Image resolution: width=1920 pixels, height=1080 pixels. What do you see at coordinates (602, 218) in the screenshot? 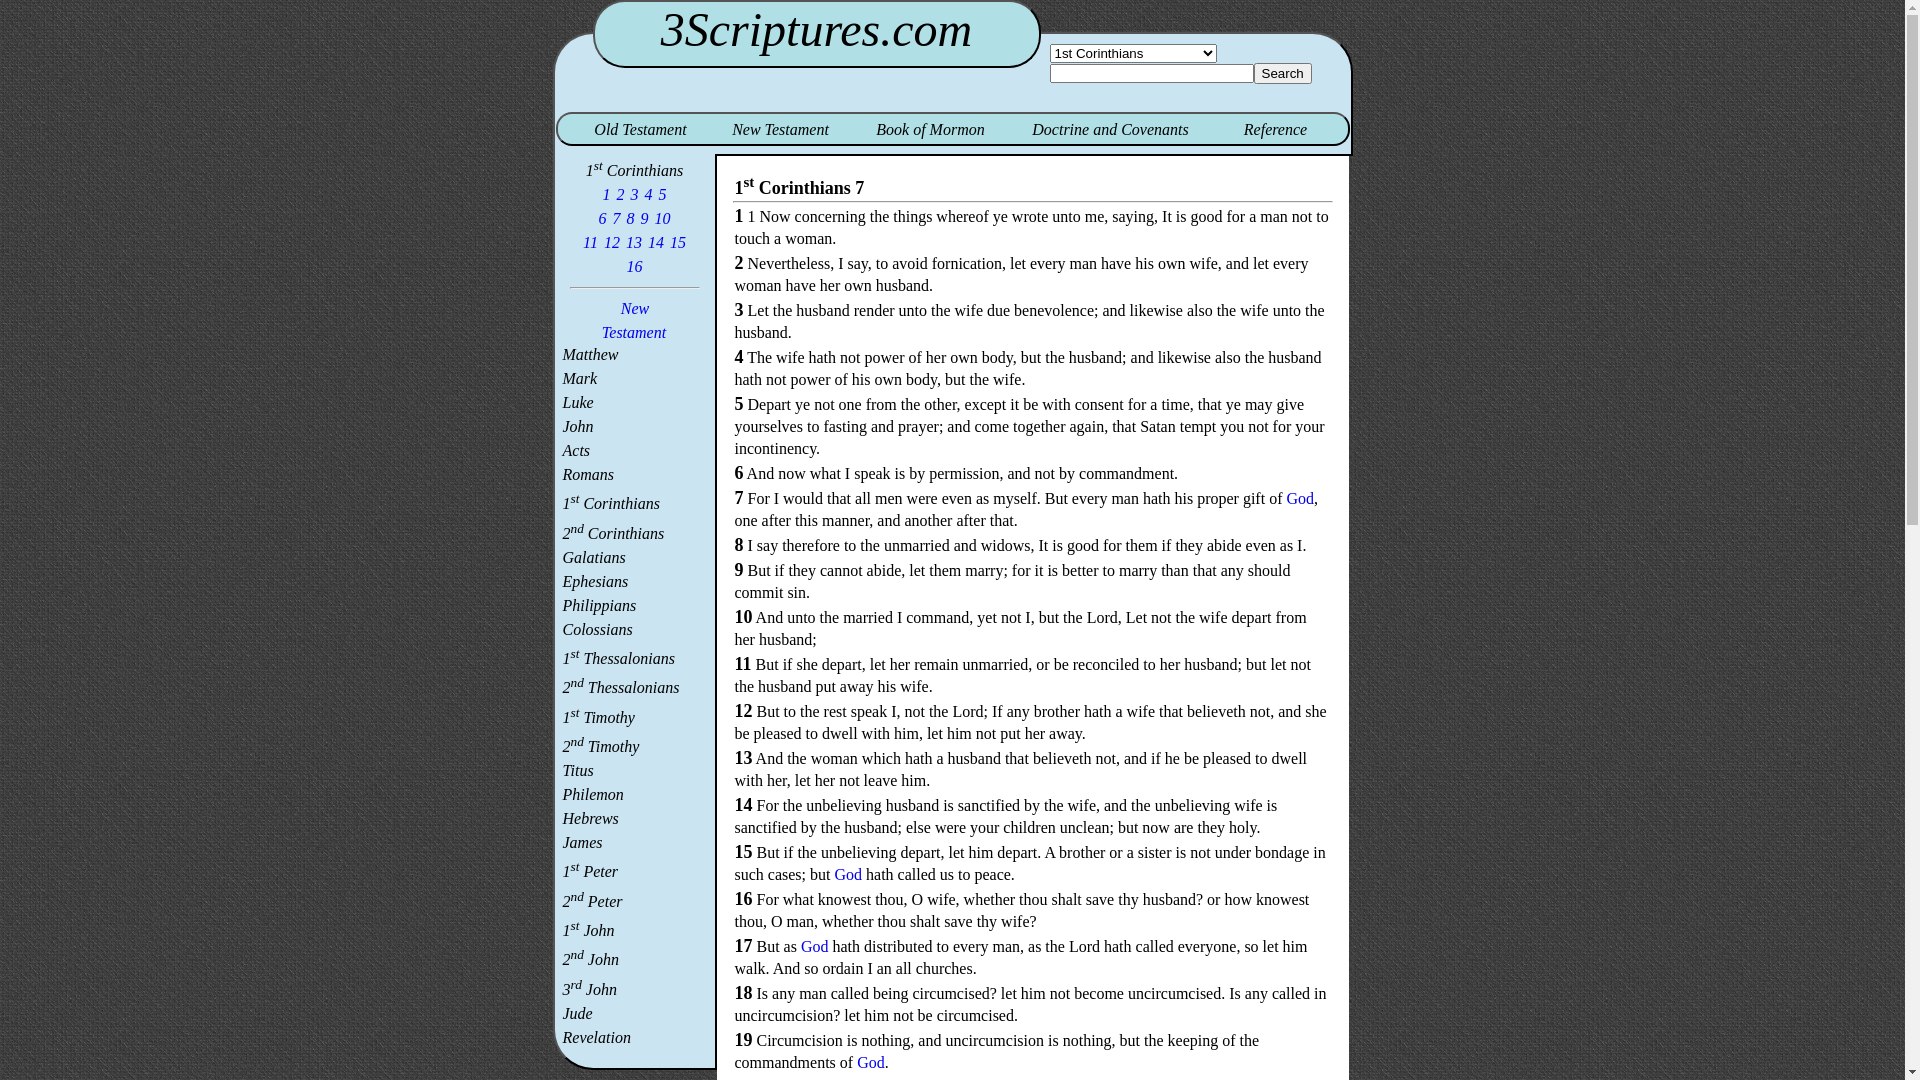
I see `'6'` at bounding box center [602, 218].